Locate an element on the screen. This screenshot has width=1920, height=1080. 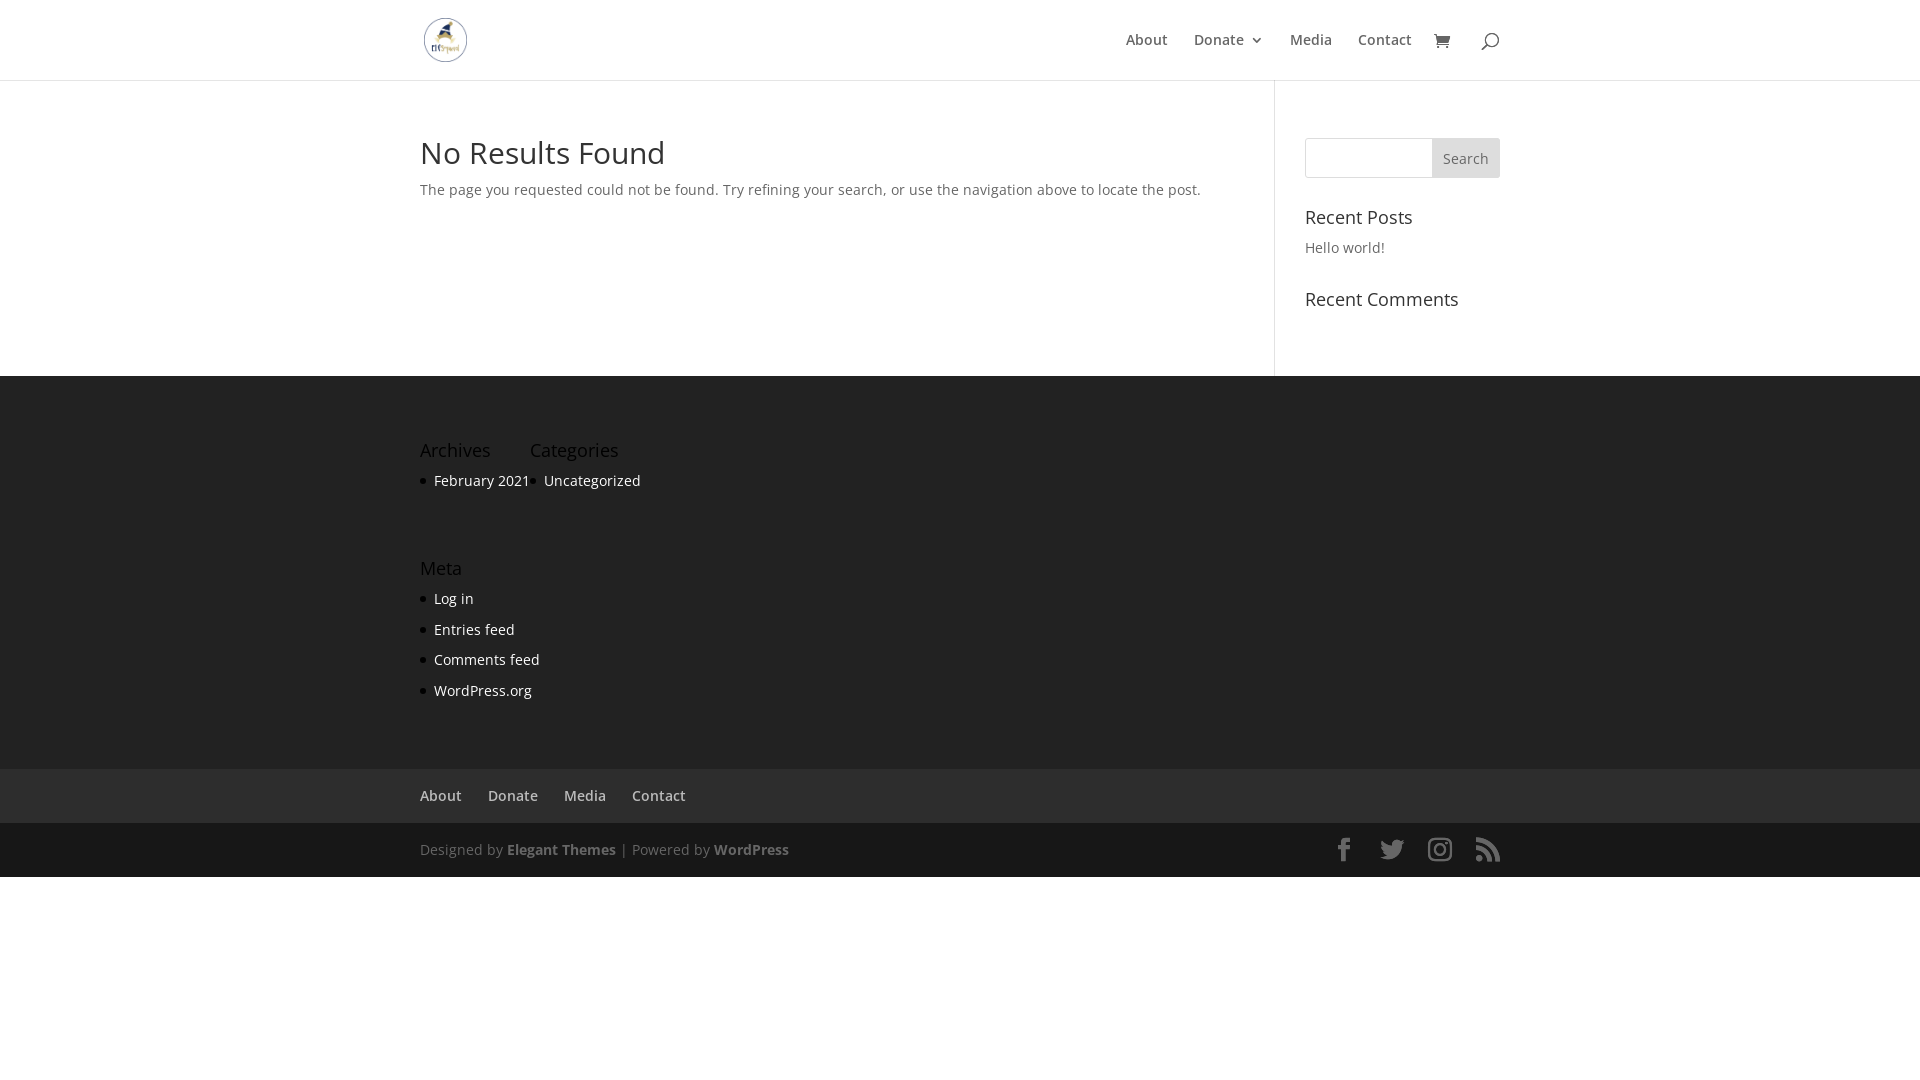
'Log in' is located at coordinates (453, 597).